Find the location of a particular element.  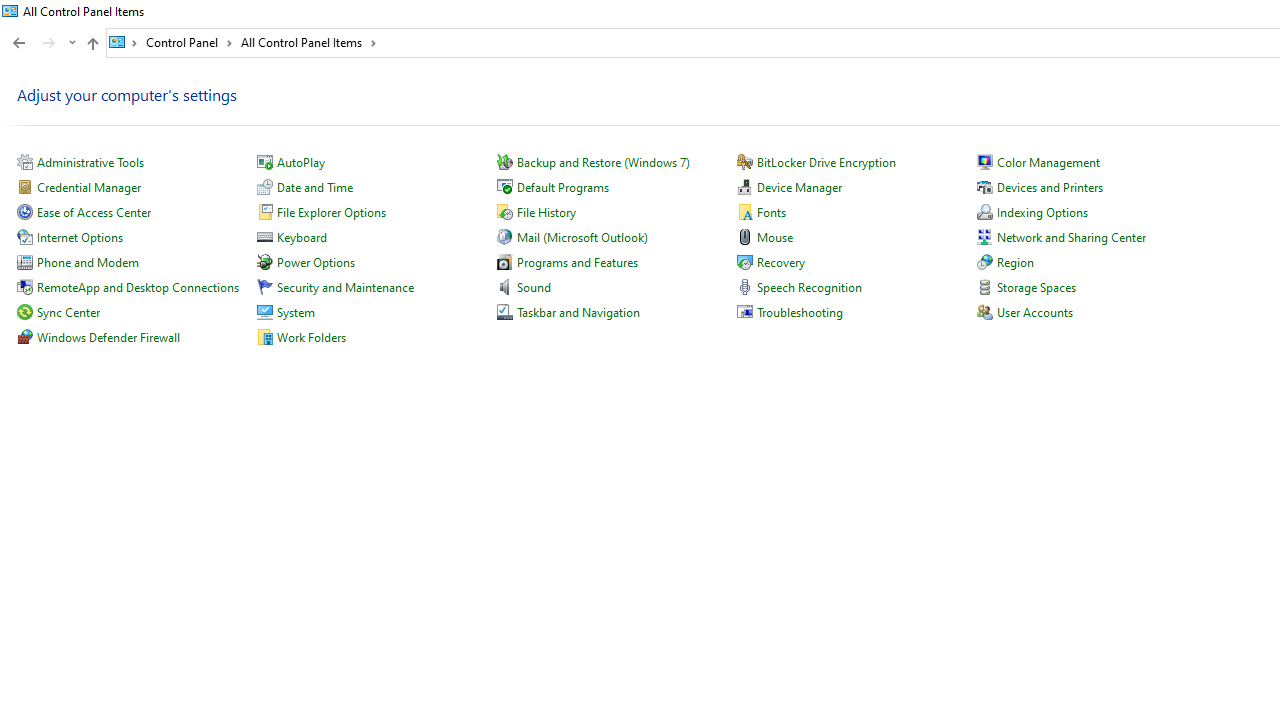

'Color Management' is located at coordinates (1047, 161).